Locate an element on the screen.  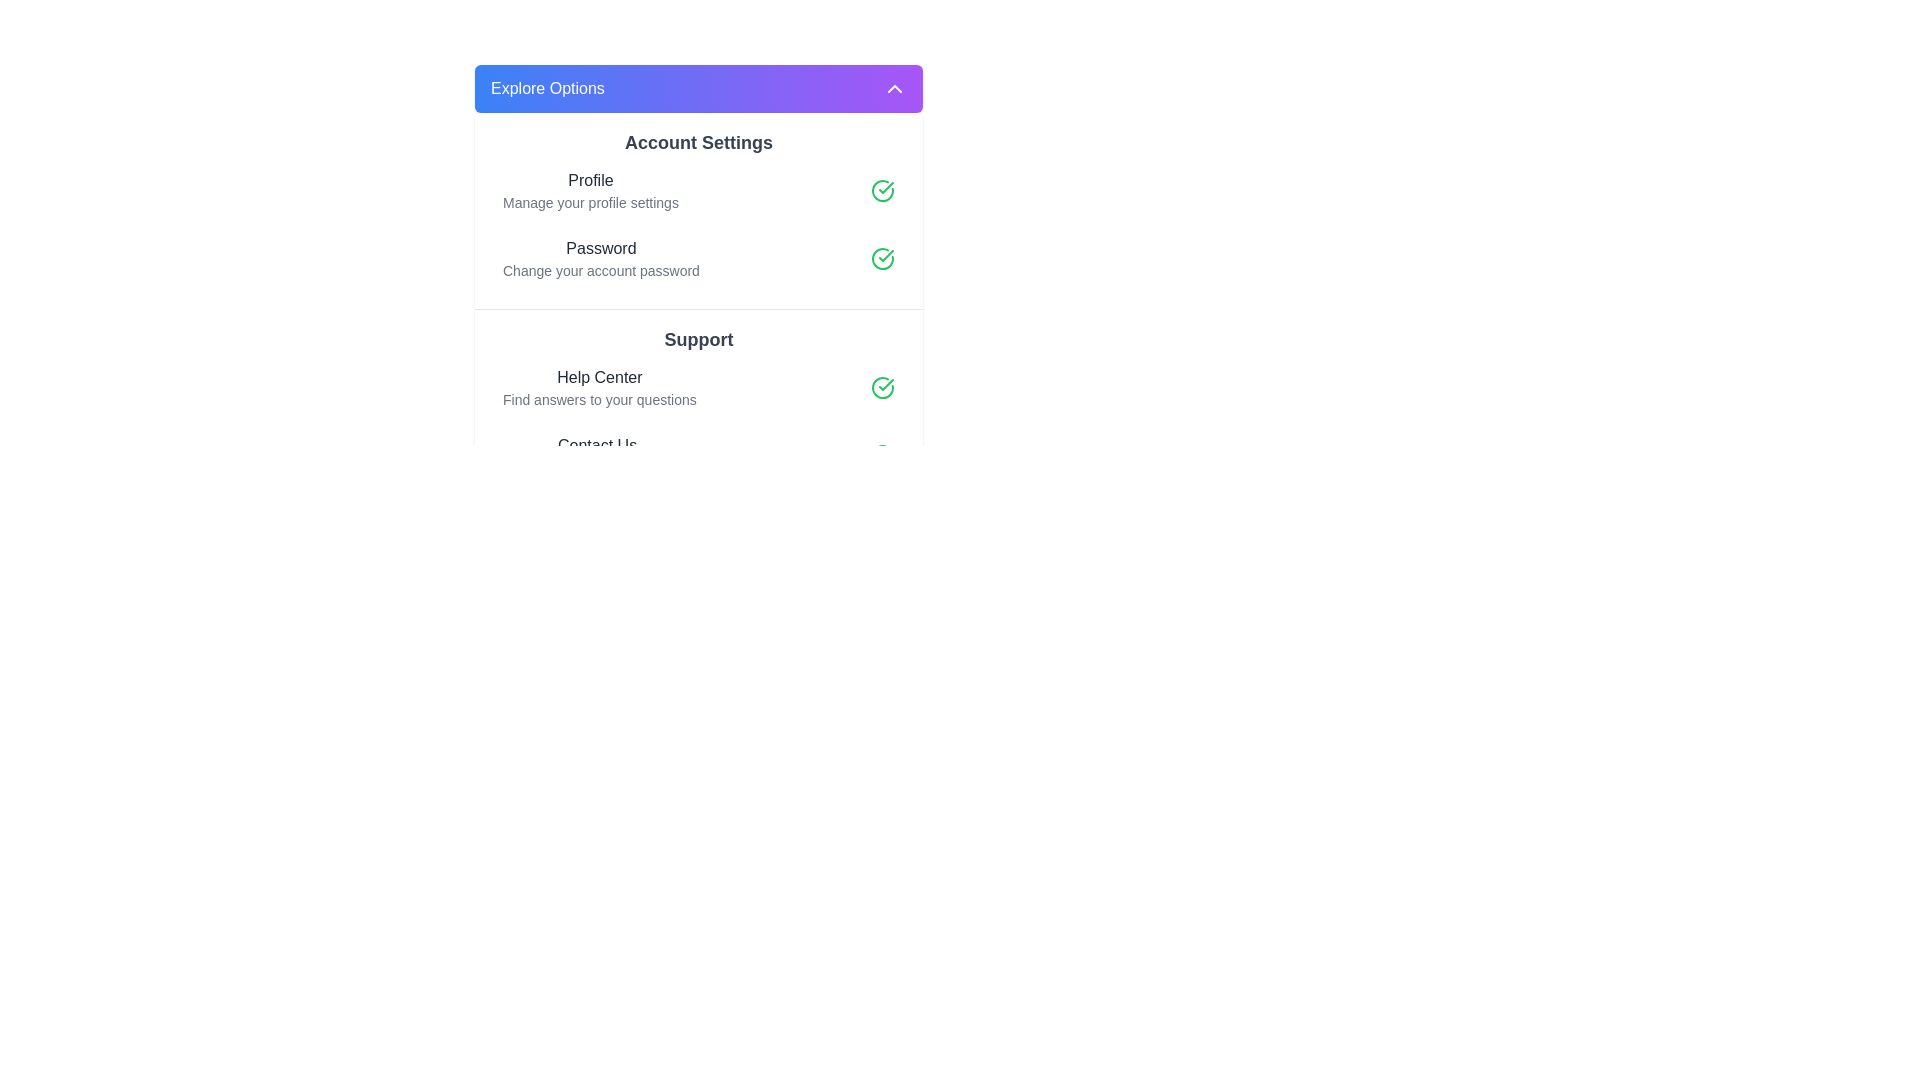
the 'Password' text label in the 'Account Settings' section, which describes its purpose and functionality is located at coordinates (600, 257).